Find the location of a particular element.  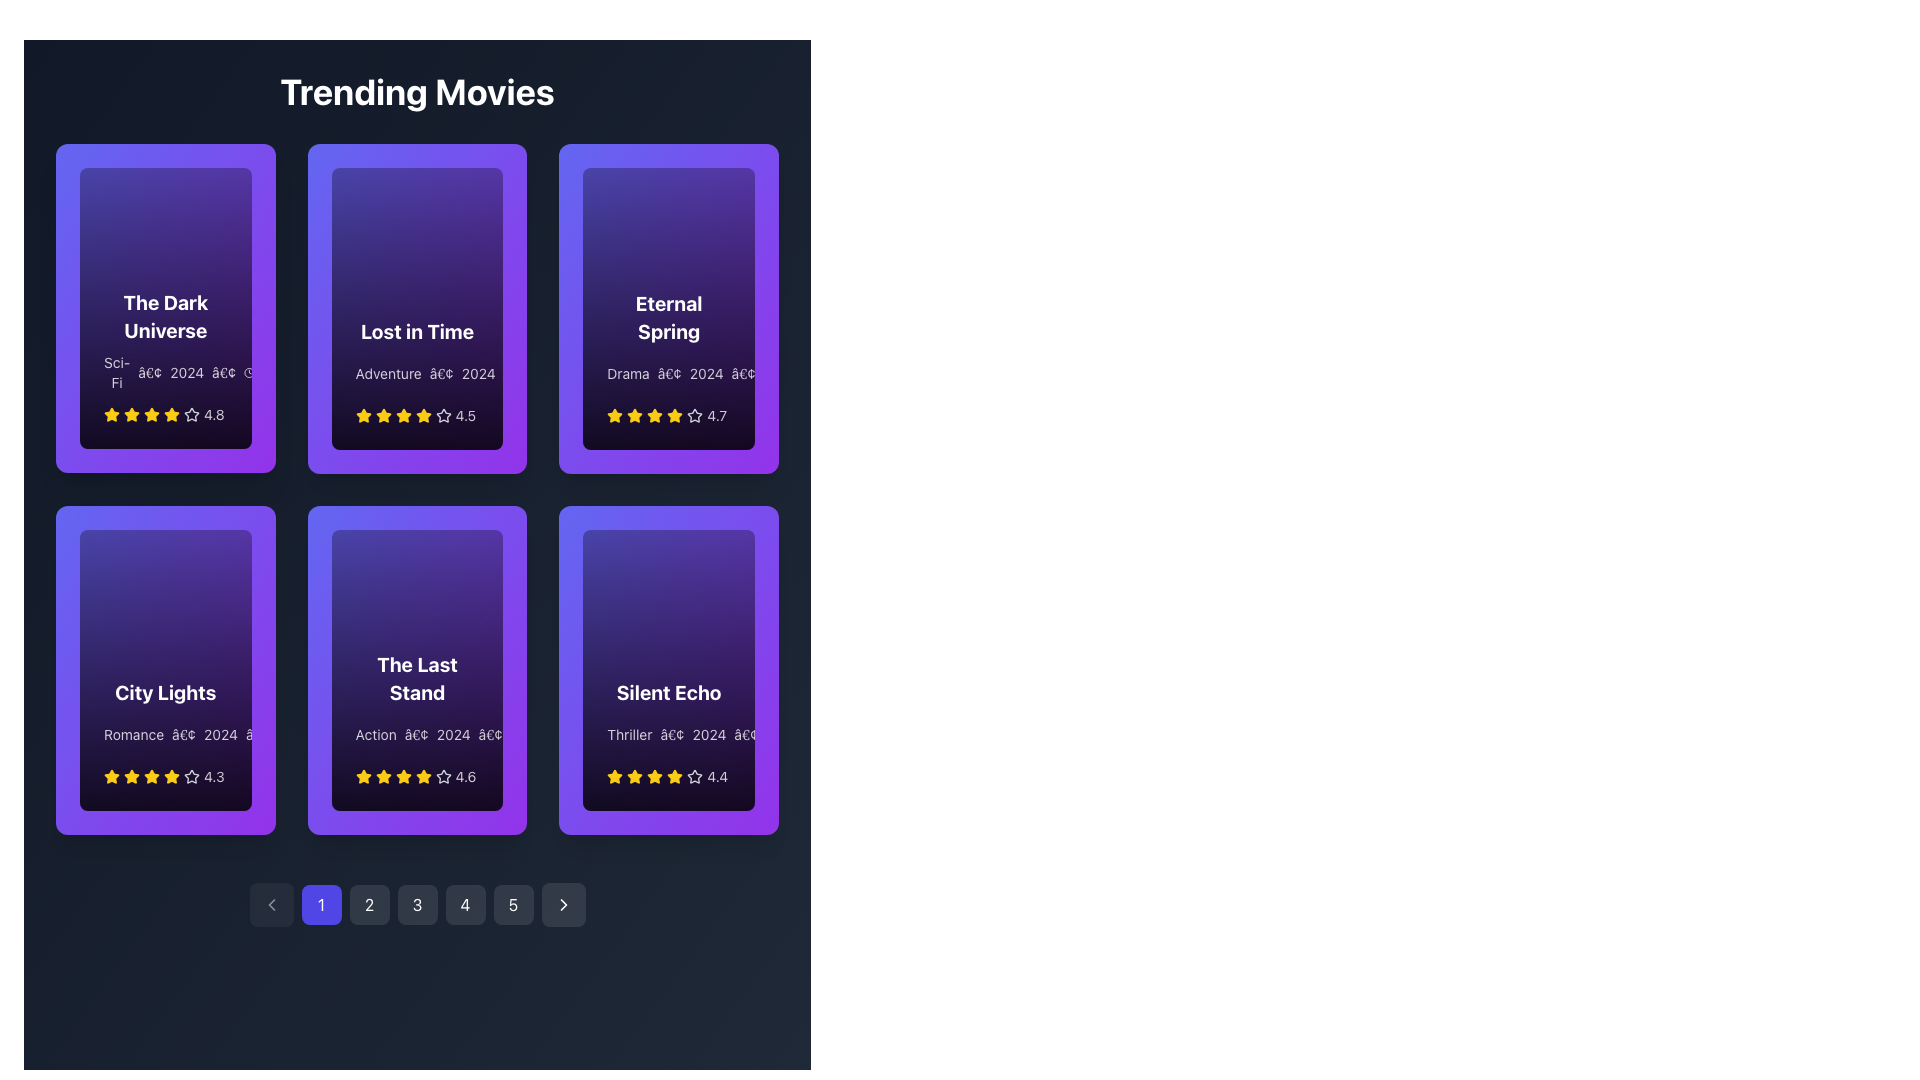

the fifth star icon in the rating bar for the 'Eternal Spring' movie to interact with its rating representation is located at coordinates (695, 414).